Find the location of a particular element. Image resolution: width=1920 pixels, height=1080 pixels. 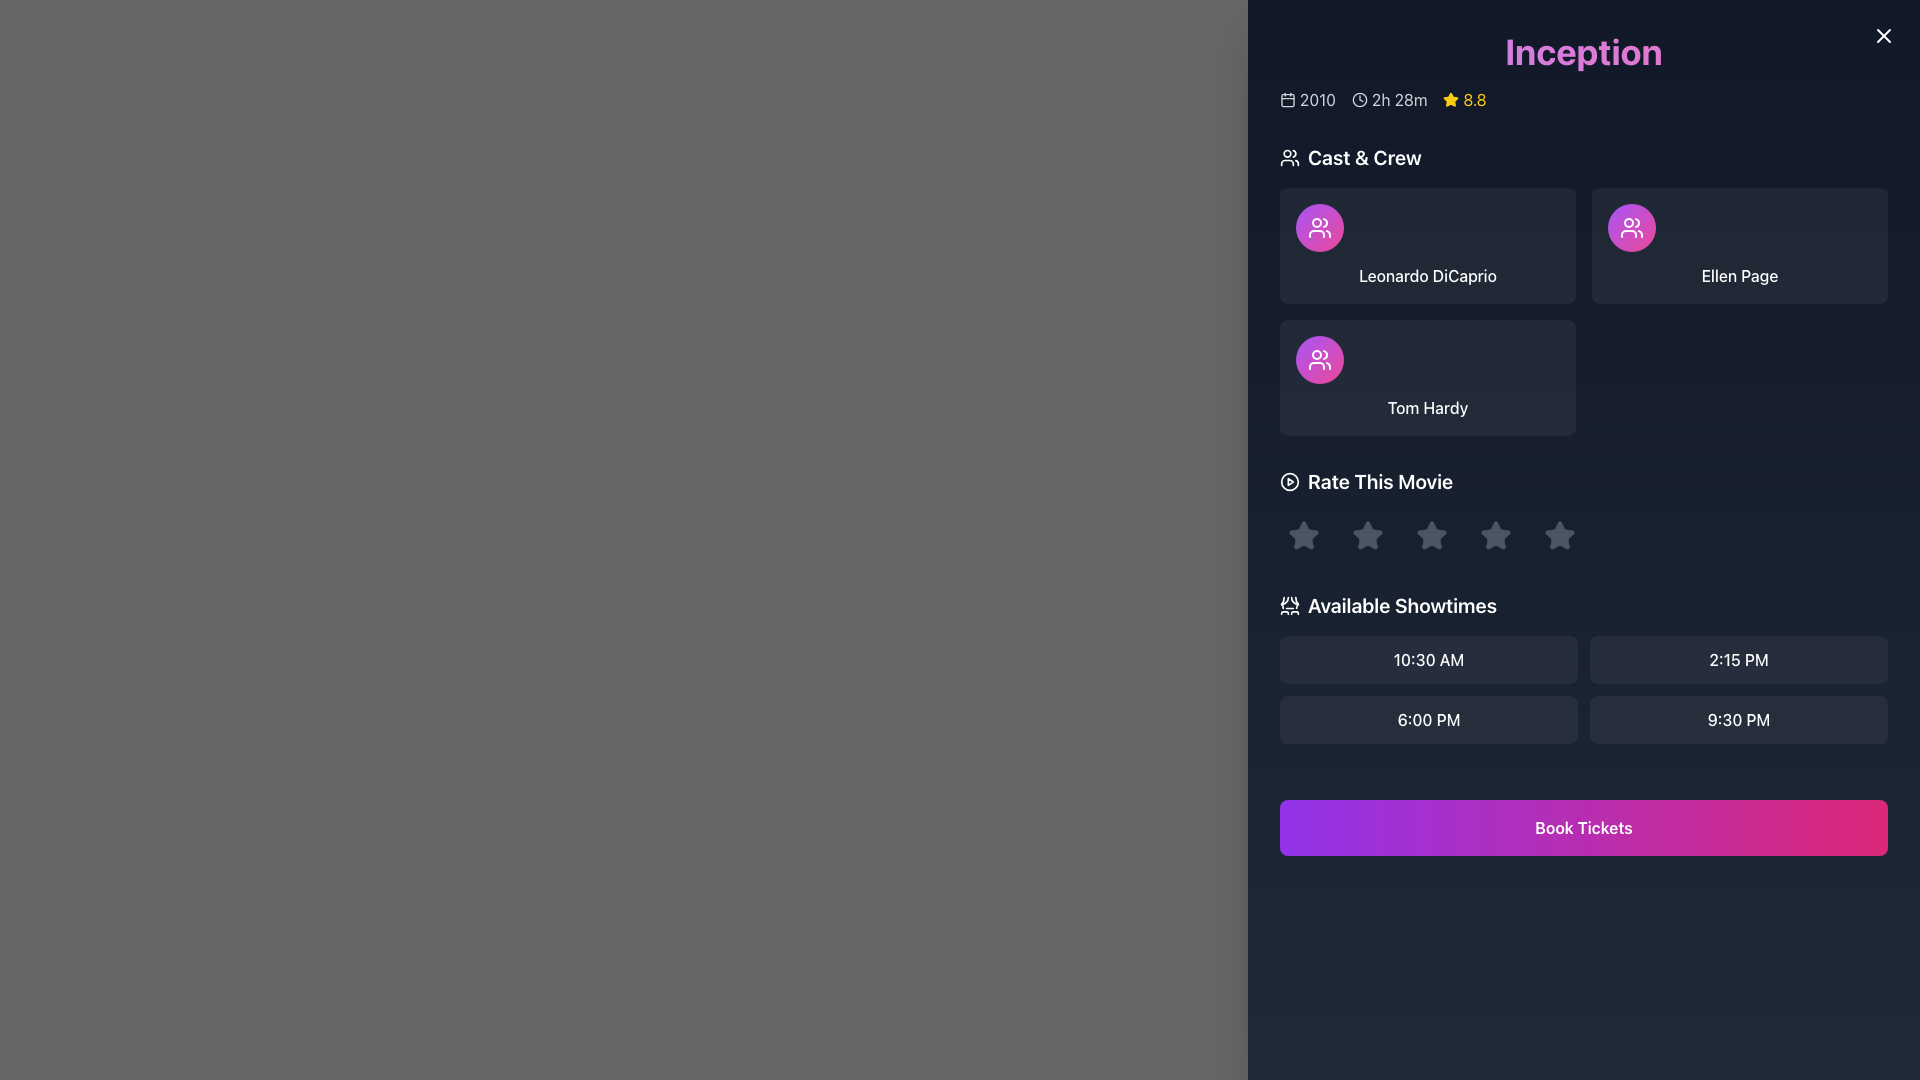

the fourth star icon in the 'Rate This Movie' section is located at coordinates (1559, 534).